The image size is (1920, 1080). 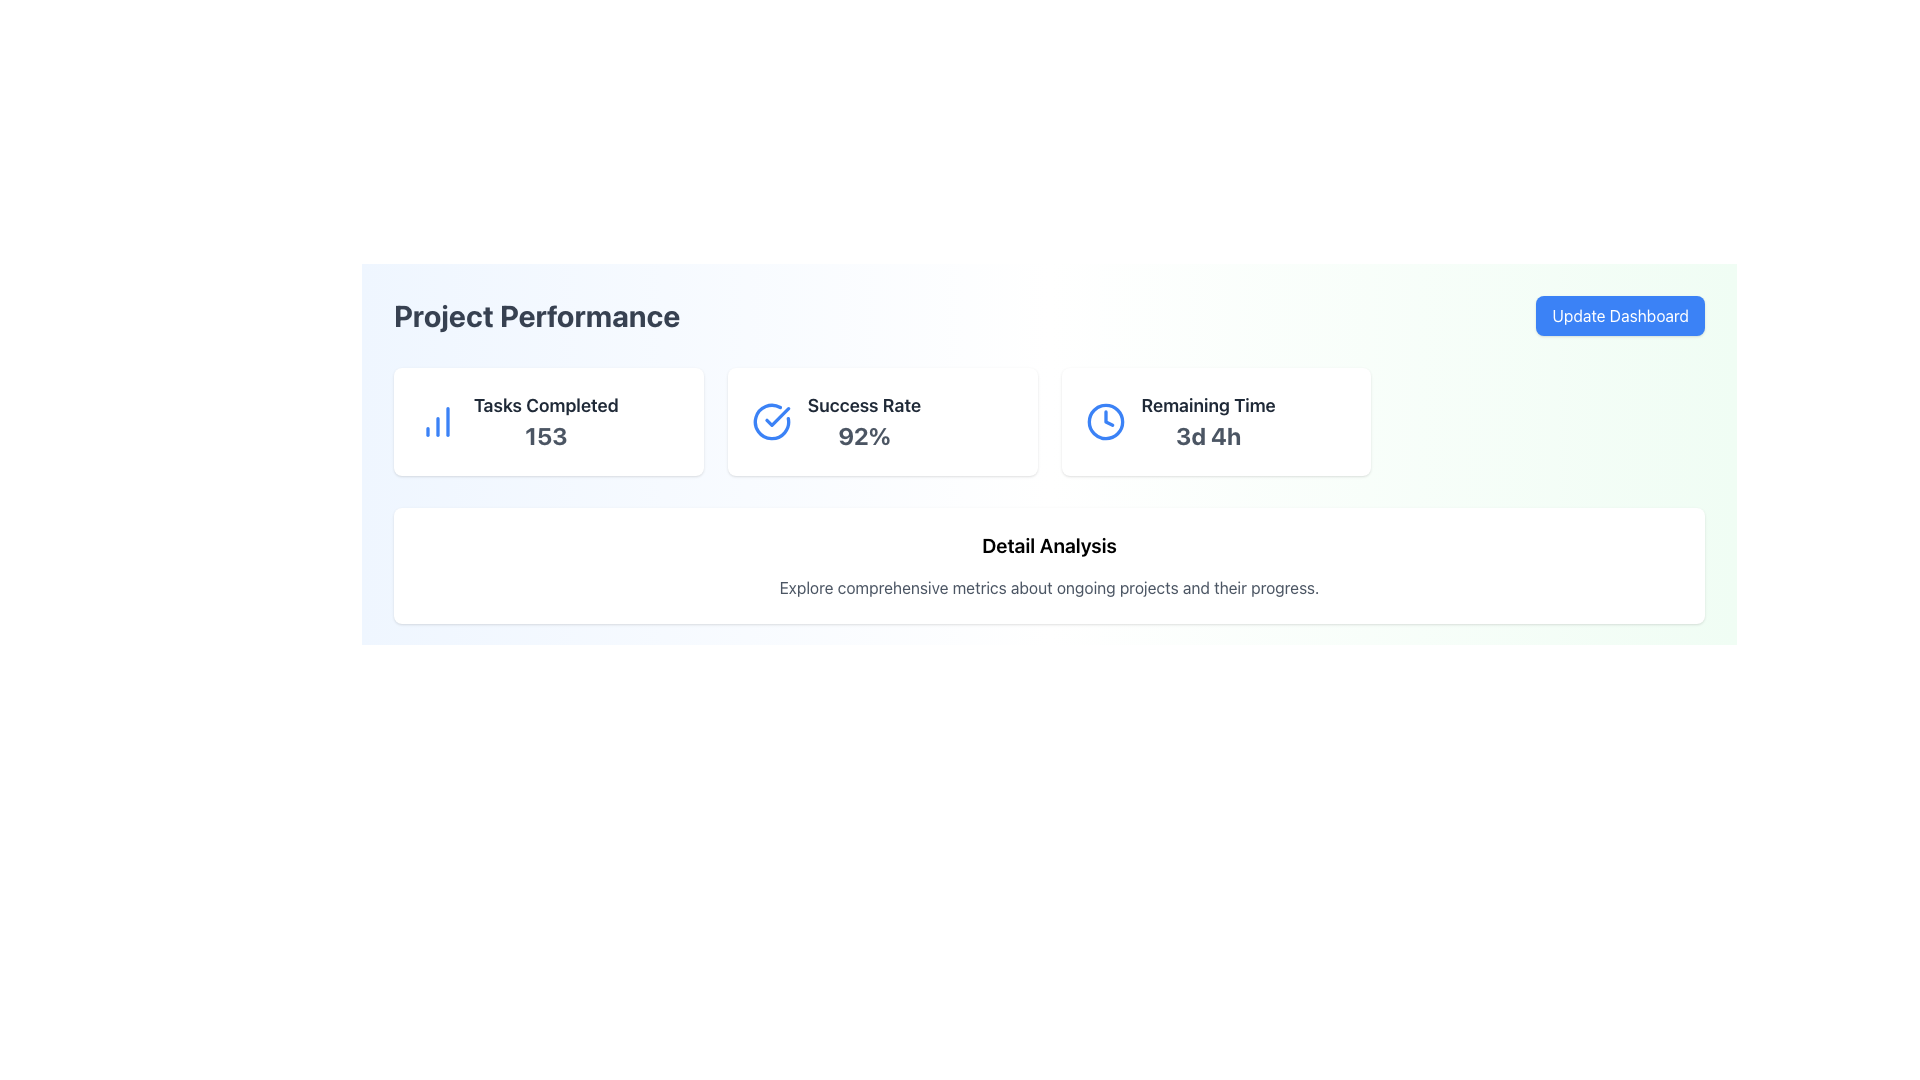 I want to click on the blue circular element within the SVG clock icon located in the 'Remaining Time' section of the interface, so click(x=1104, y=420).